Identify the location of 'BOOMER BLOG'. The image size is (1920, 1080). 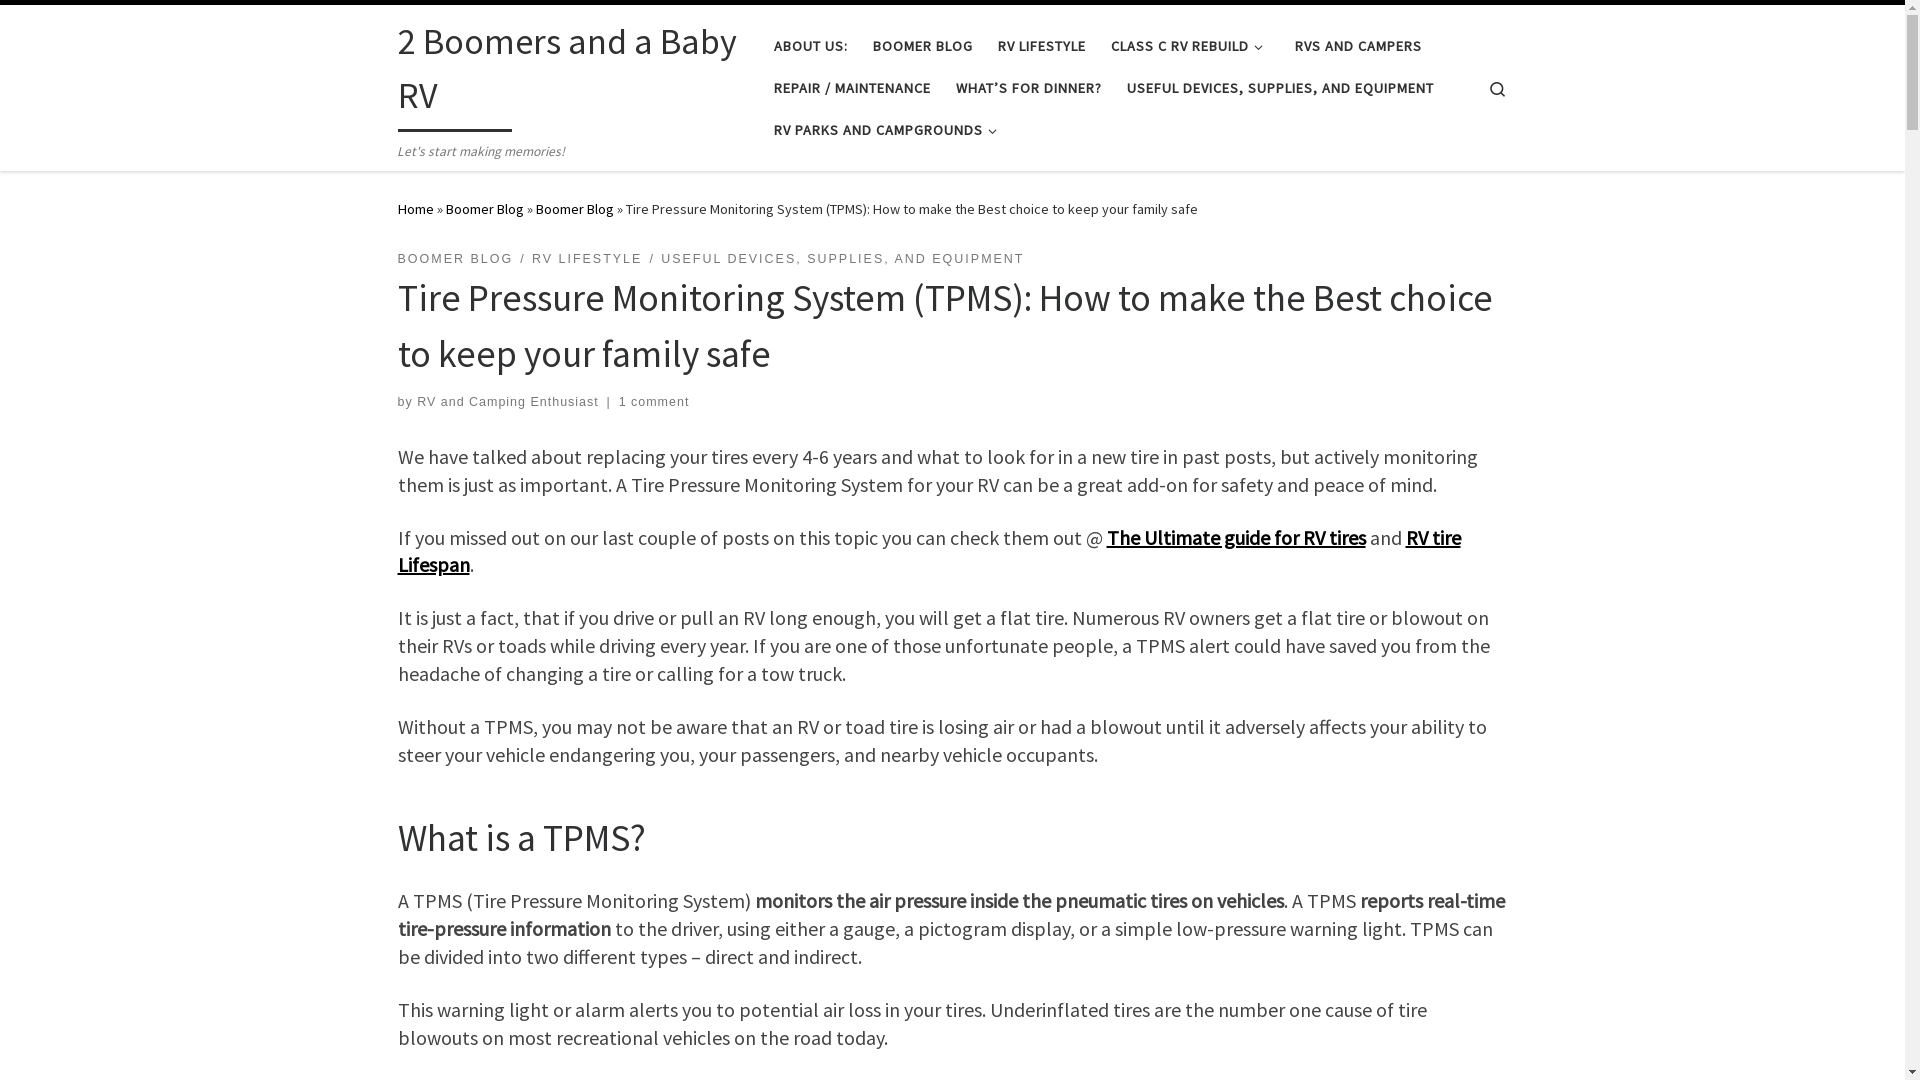
(455, 258).